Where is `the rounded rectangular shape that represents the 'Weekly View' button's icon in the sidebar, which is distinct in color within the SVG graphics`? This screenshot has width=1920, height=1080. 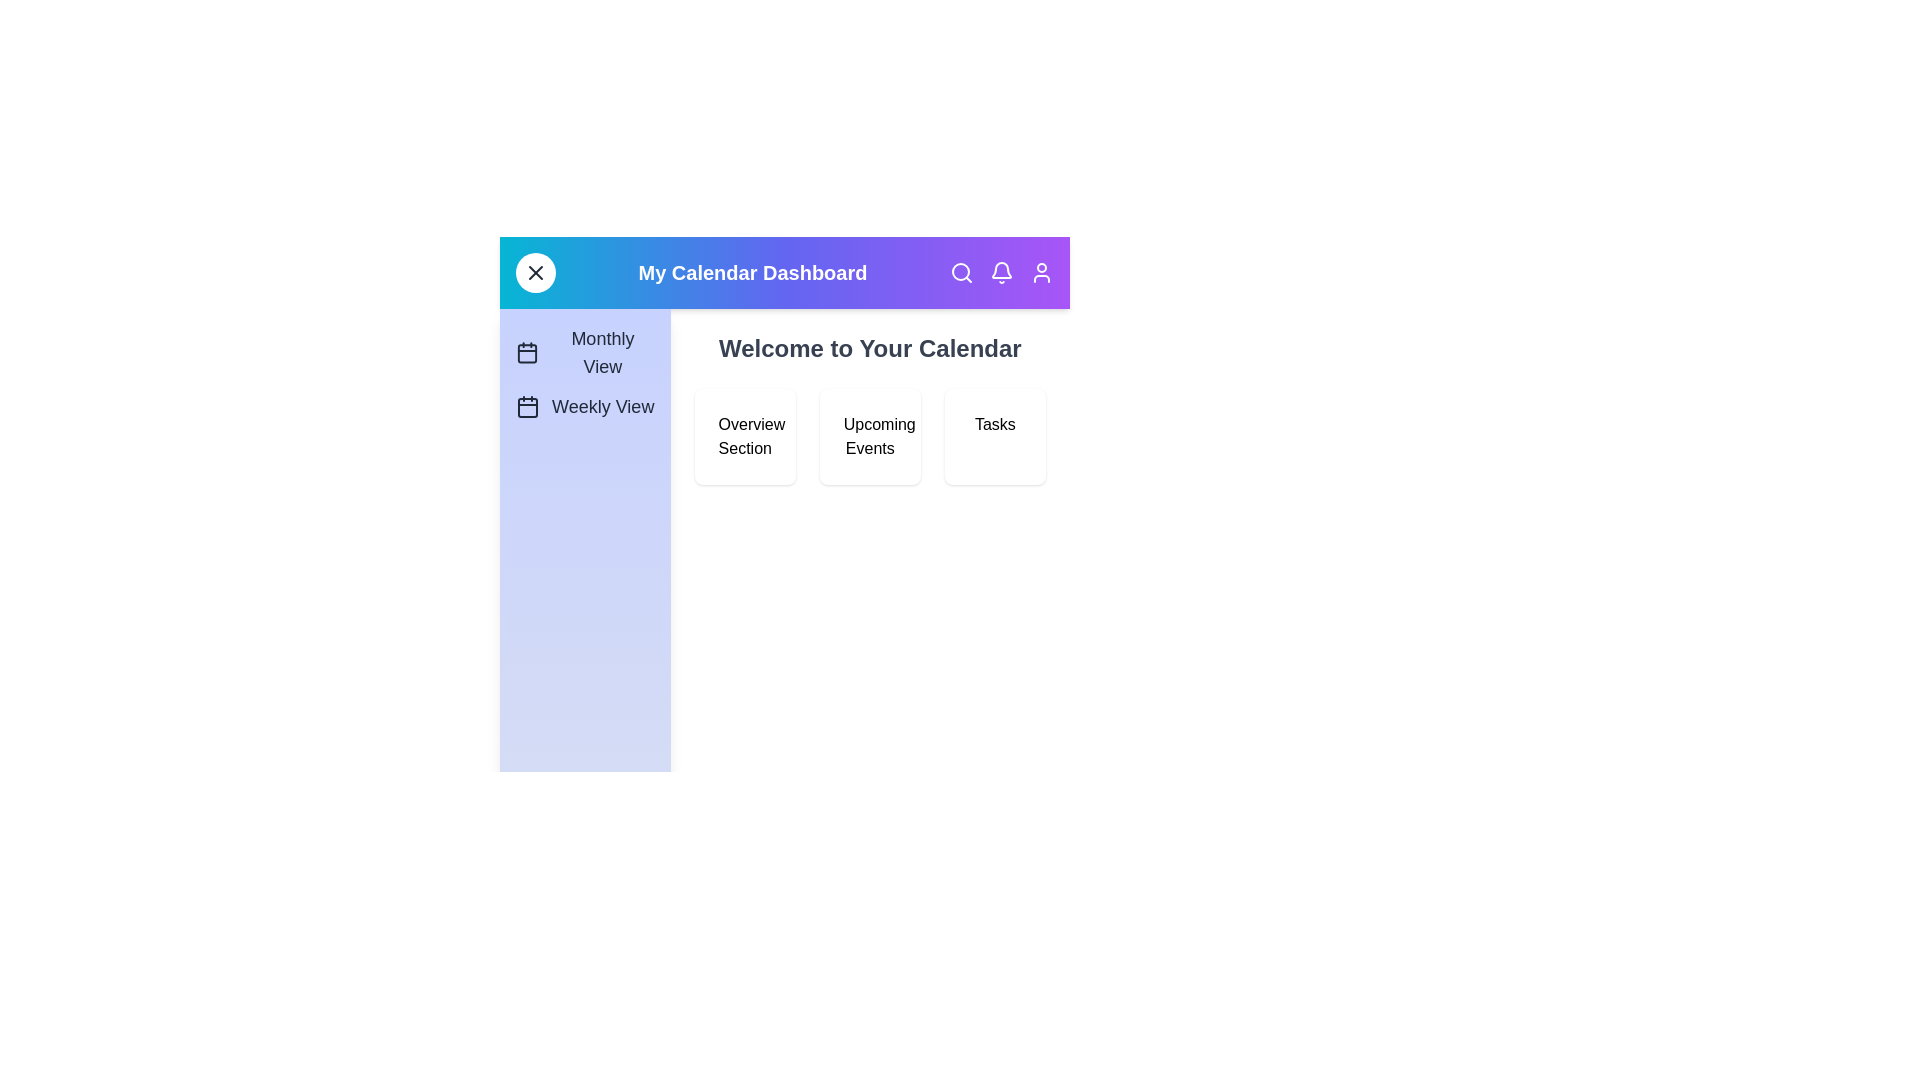 the rounded rectangular shape that represents the 'Weekly View' button's icon in the sidebar, which is distinct in color within the SVG graphics is located at coordinates (528, 407).